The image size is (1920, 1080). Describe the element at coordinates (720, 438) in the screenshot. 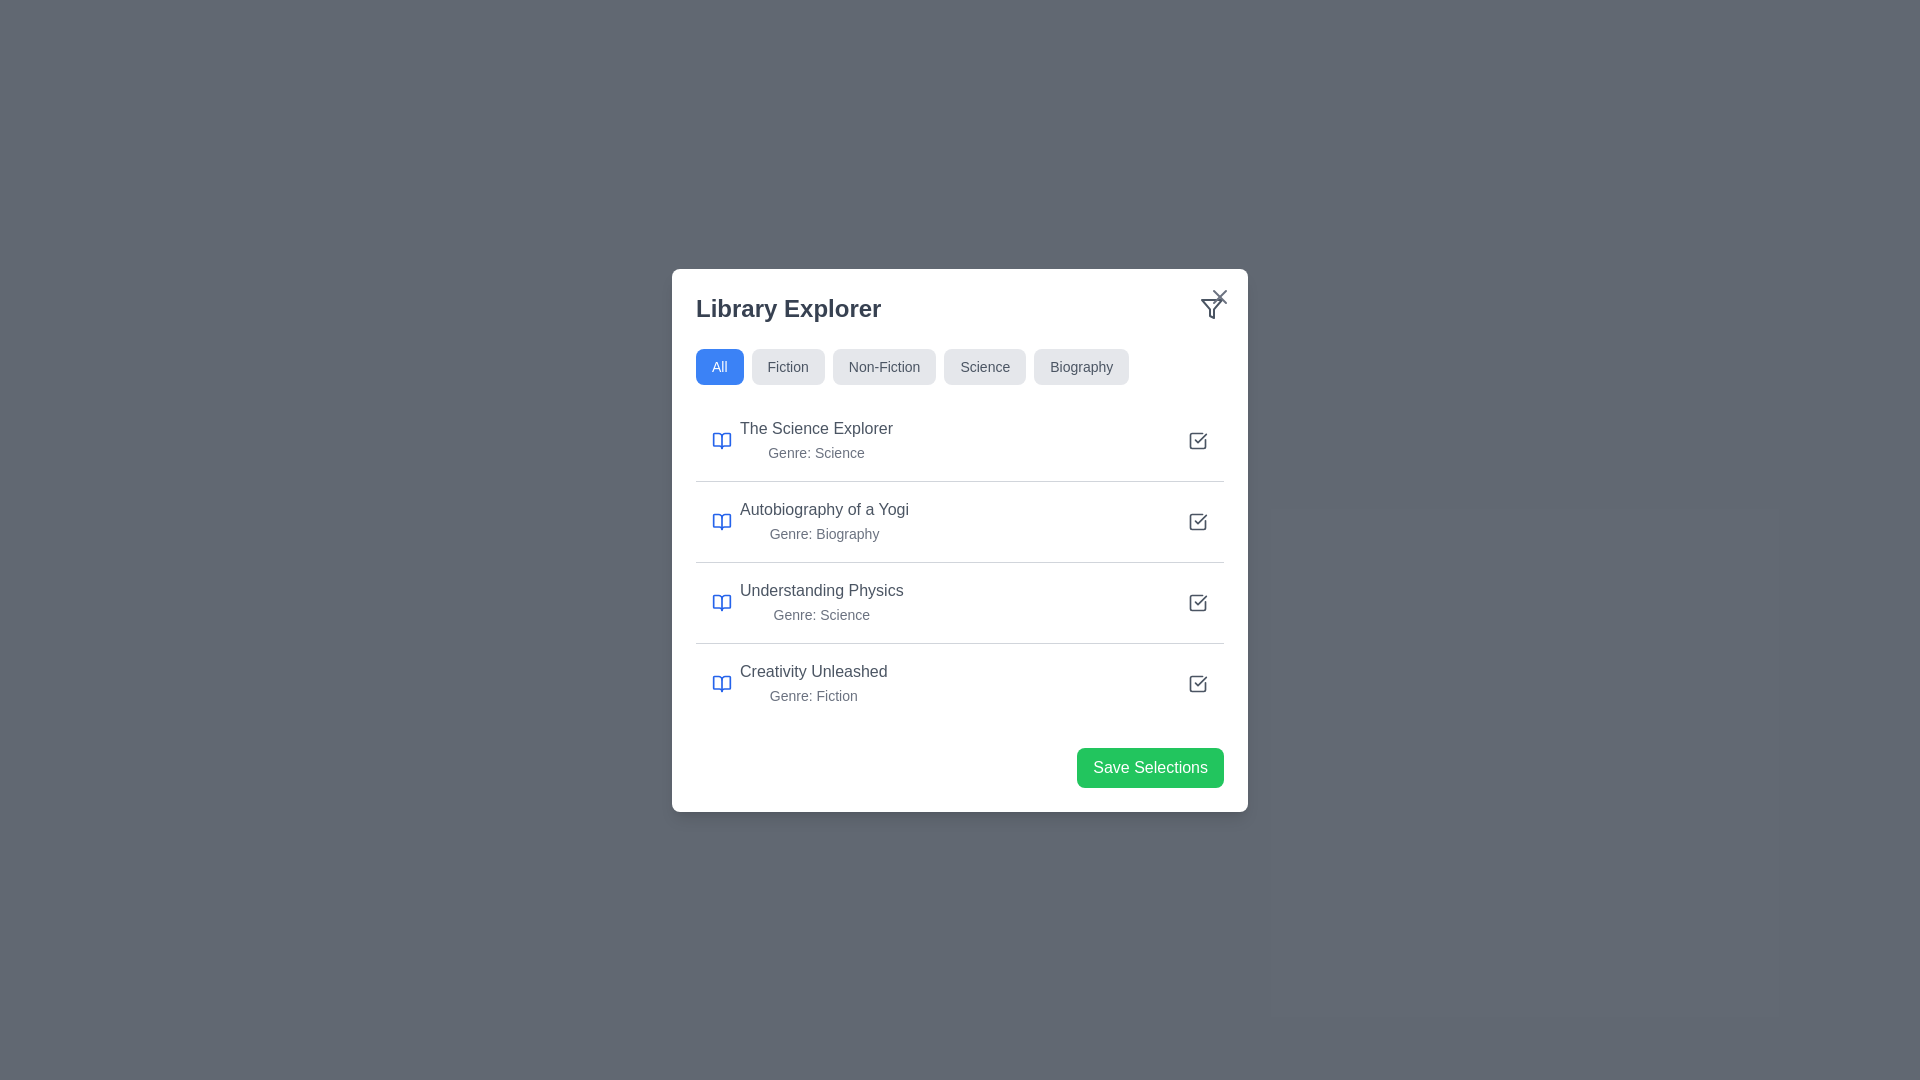

I see `the blue book-like icon located to the left of the text 'The Science Explorer' within the 'Library Explorer' section` at that location.